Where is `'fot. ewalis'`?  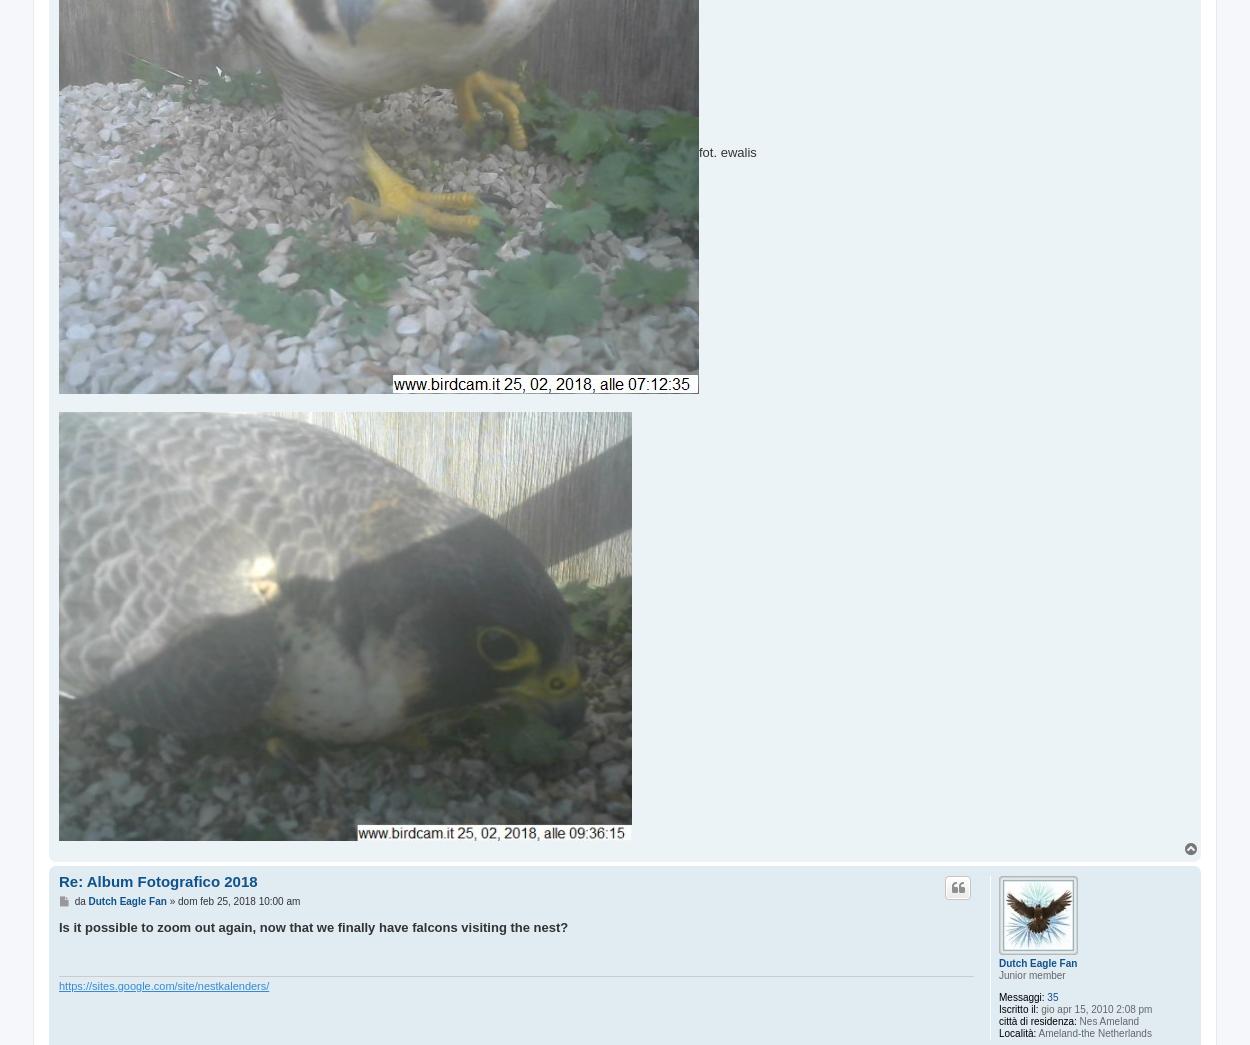 'fot. ewalis' is located at coordinates (726, 151).